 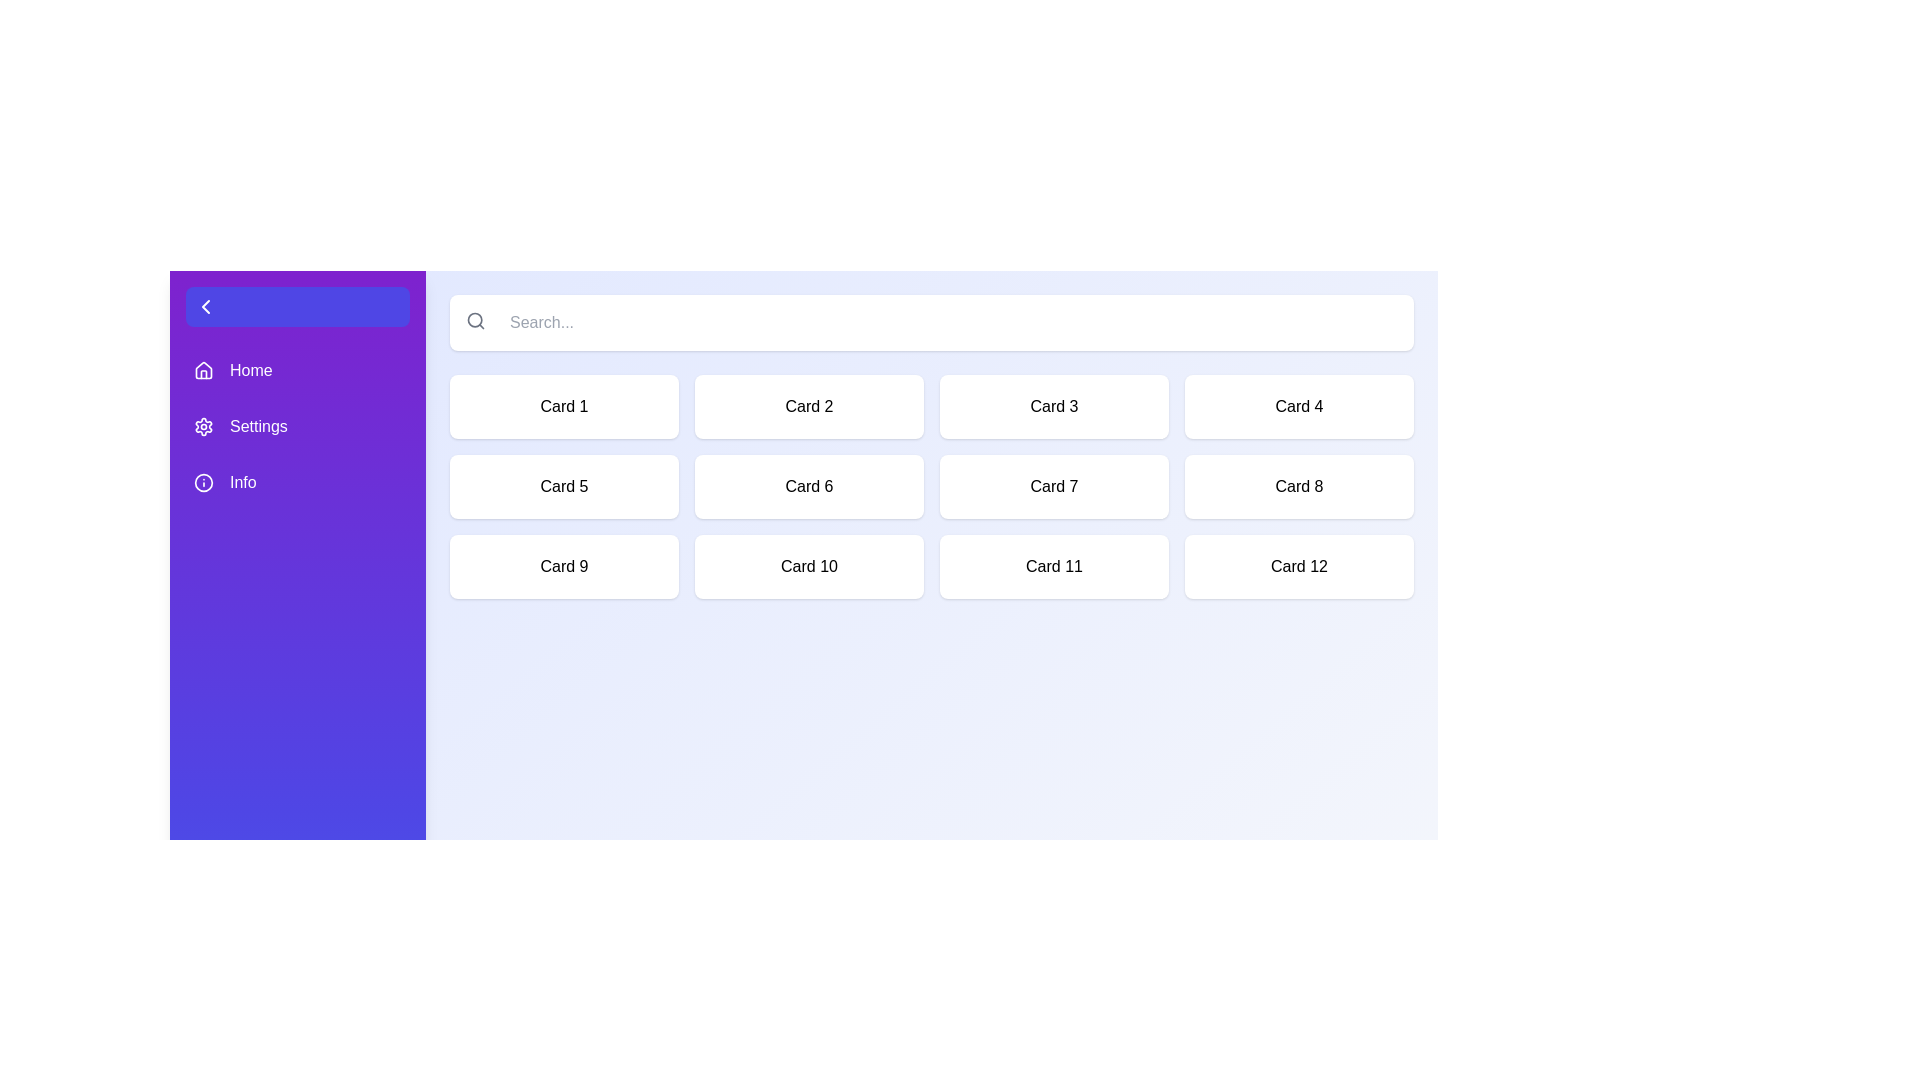 I want to click on button to toggle the drawer state, so click(x=296, y=307).